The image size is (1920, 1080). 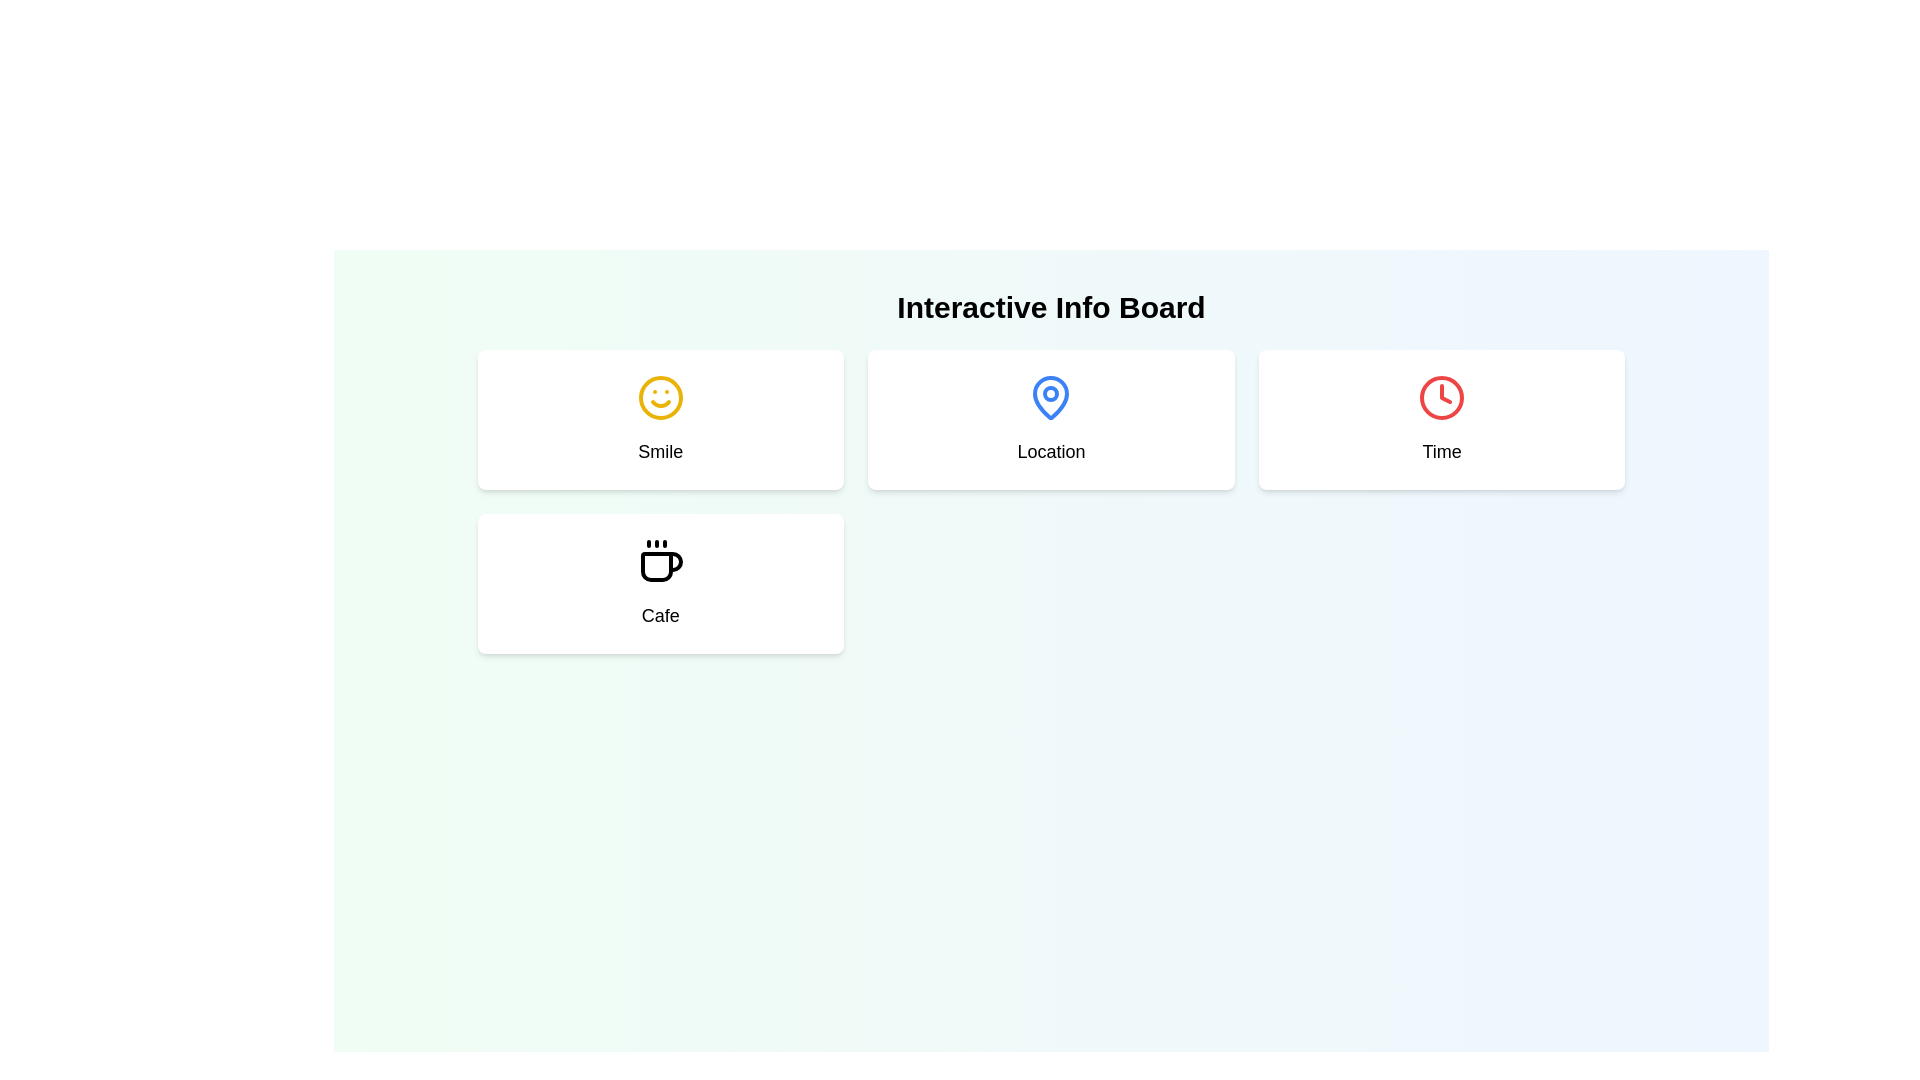 What do you see at coordinates (1442, 419) in the screenshot?
I see `the 'Time' informational card component, which is the third card in a row of three, visually aligned with other elements on the board` at bounding box center [1442, 419].